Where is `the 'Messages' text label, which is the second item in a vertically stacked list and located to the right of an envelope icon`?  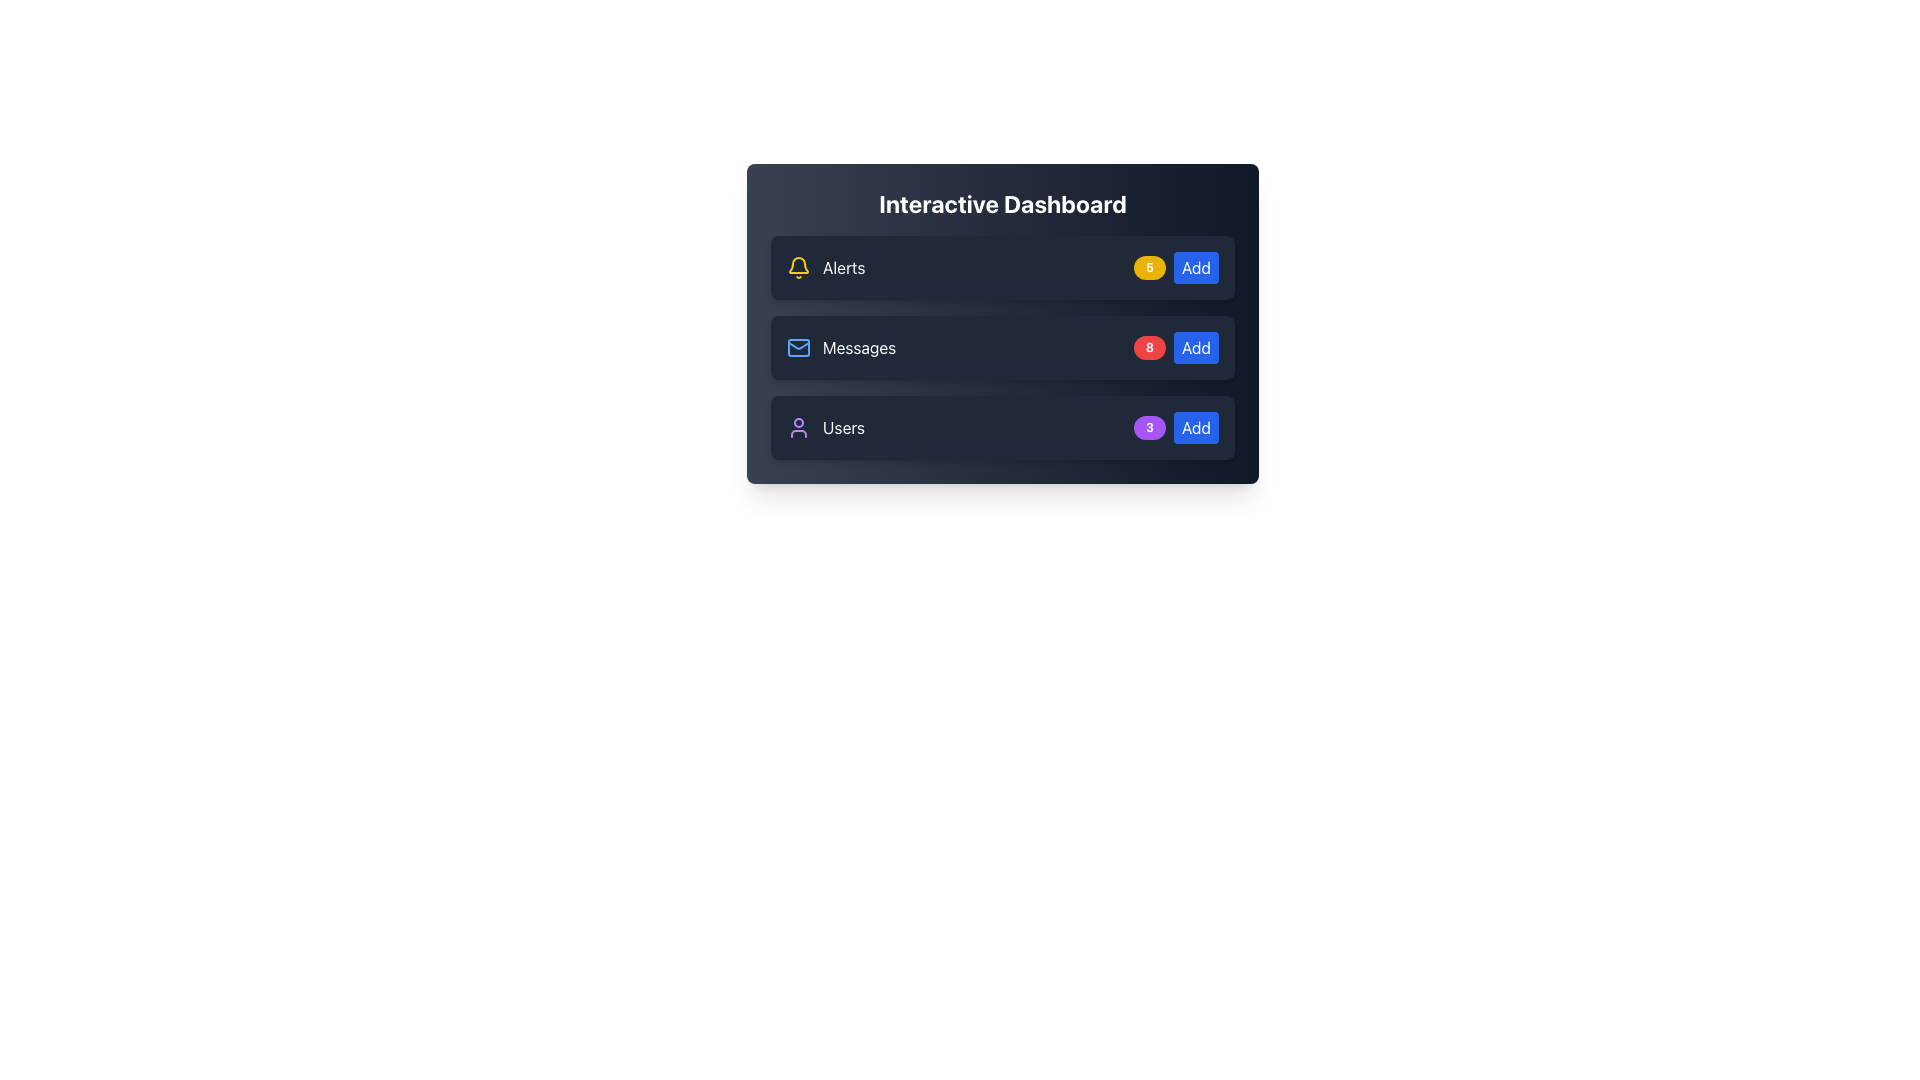
the 'Messages' text label, which is the second item in a vertically stacked list and located to the right of an envelope icon is located at coordinates (841, 346).